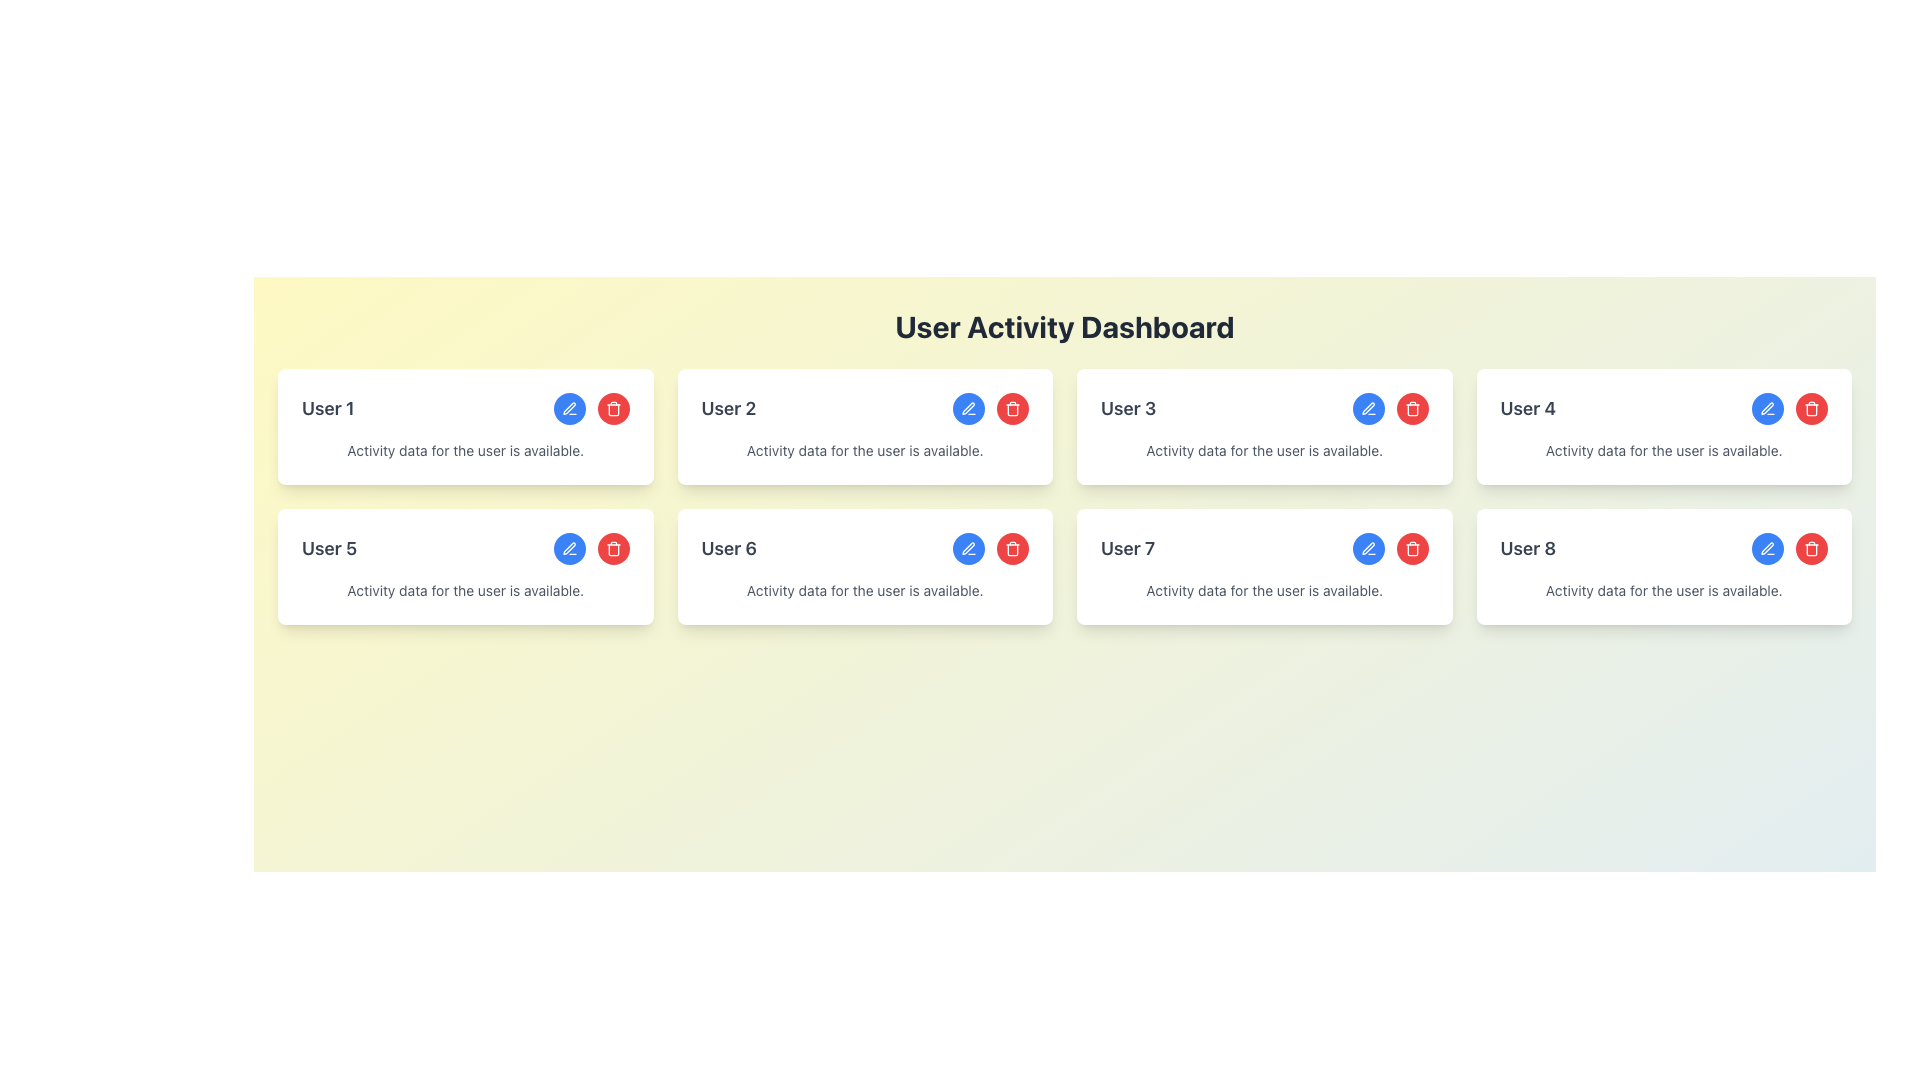 This screenshot has width=1920, height=1080. What do you see at coordinates (865, 548) in the screenshot?
I see `the user entry display row containing the name 'User 6'` at bounding box center [865, 548].